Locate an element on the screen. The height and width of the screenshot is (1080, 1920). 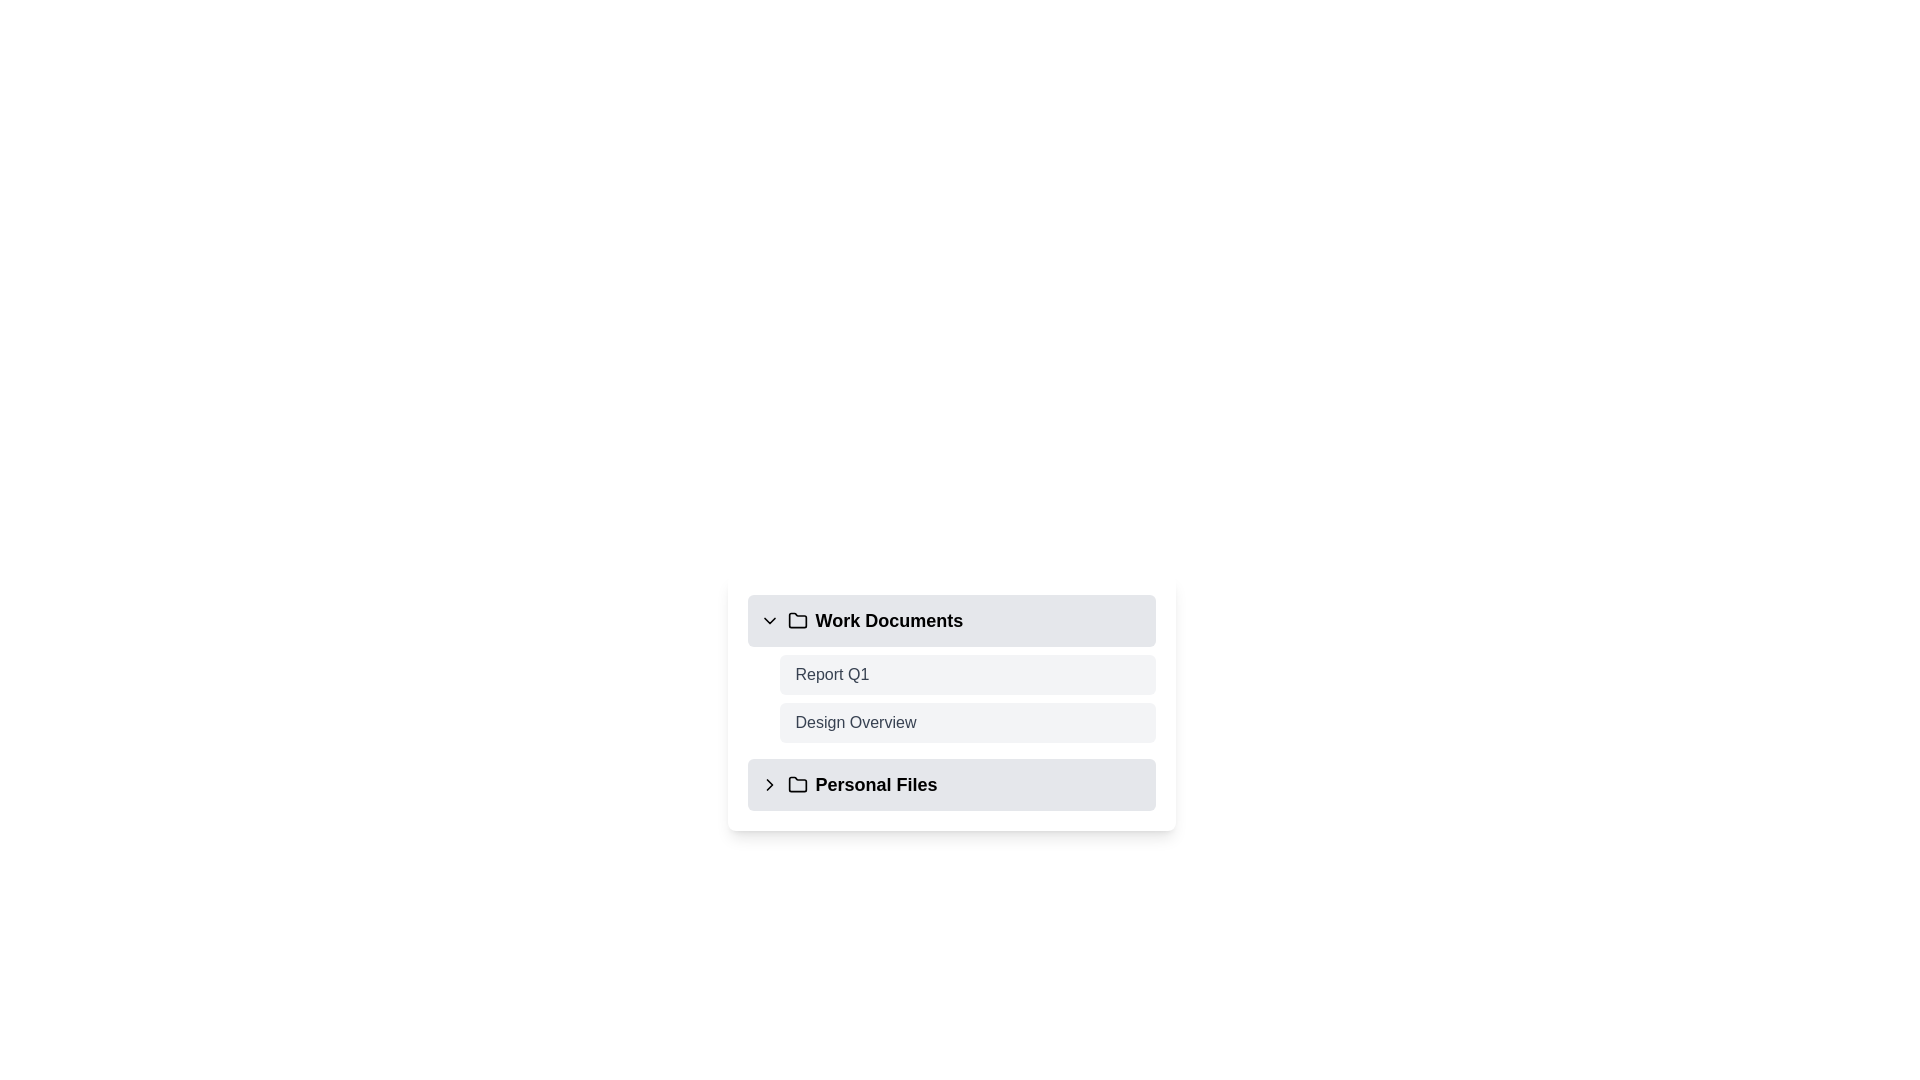
the clickable area of the icon representing folder storage, located to the left of the text 'Personal Files' within the gray-highlighted section labeled 'Personal Files' is located at coordinates (796, 784).